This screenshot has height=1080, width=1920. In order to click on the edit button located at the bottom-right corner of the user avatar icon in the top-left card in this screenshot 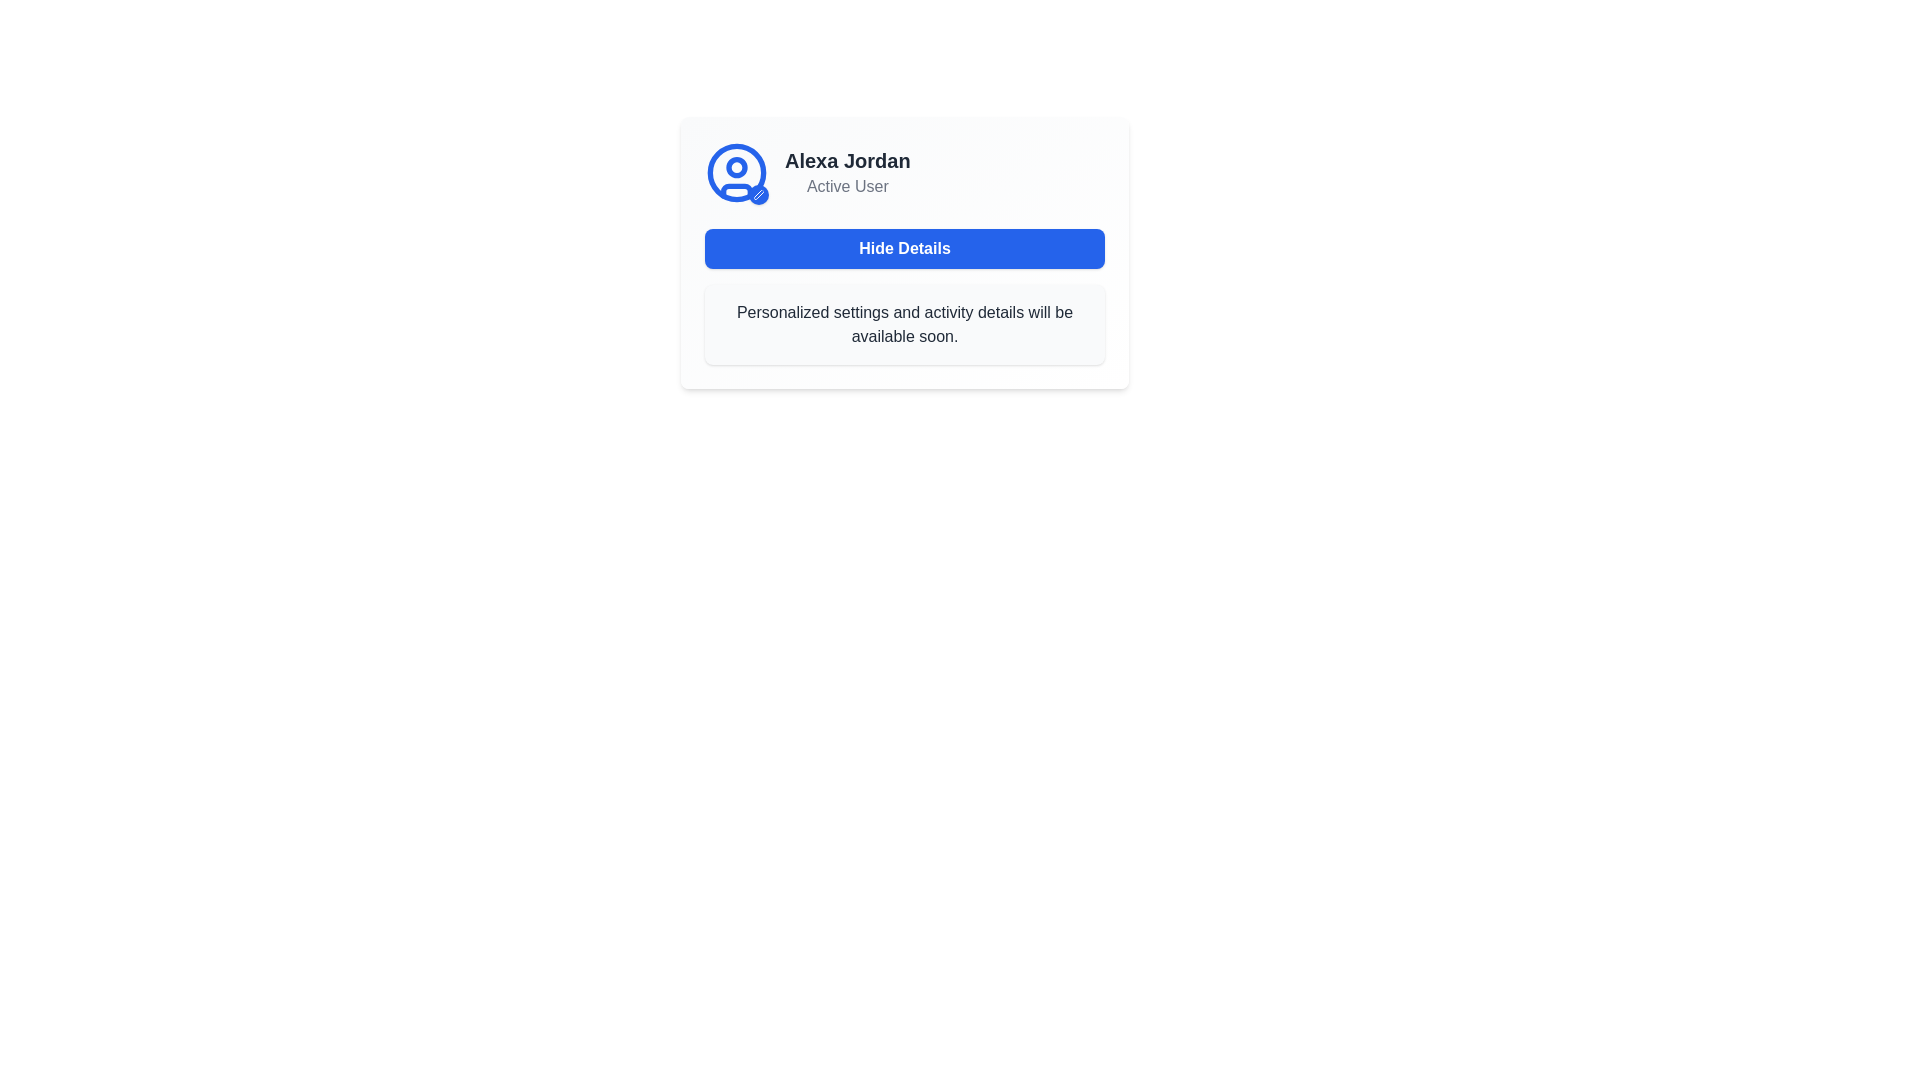, I will do `click(757, 193)`.